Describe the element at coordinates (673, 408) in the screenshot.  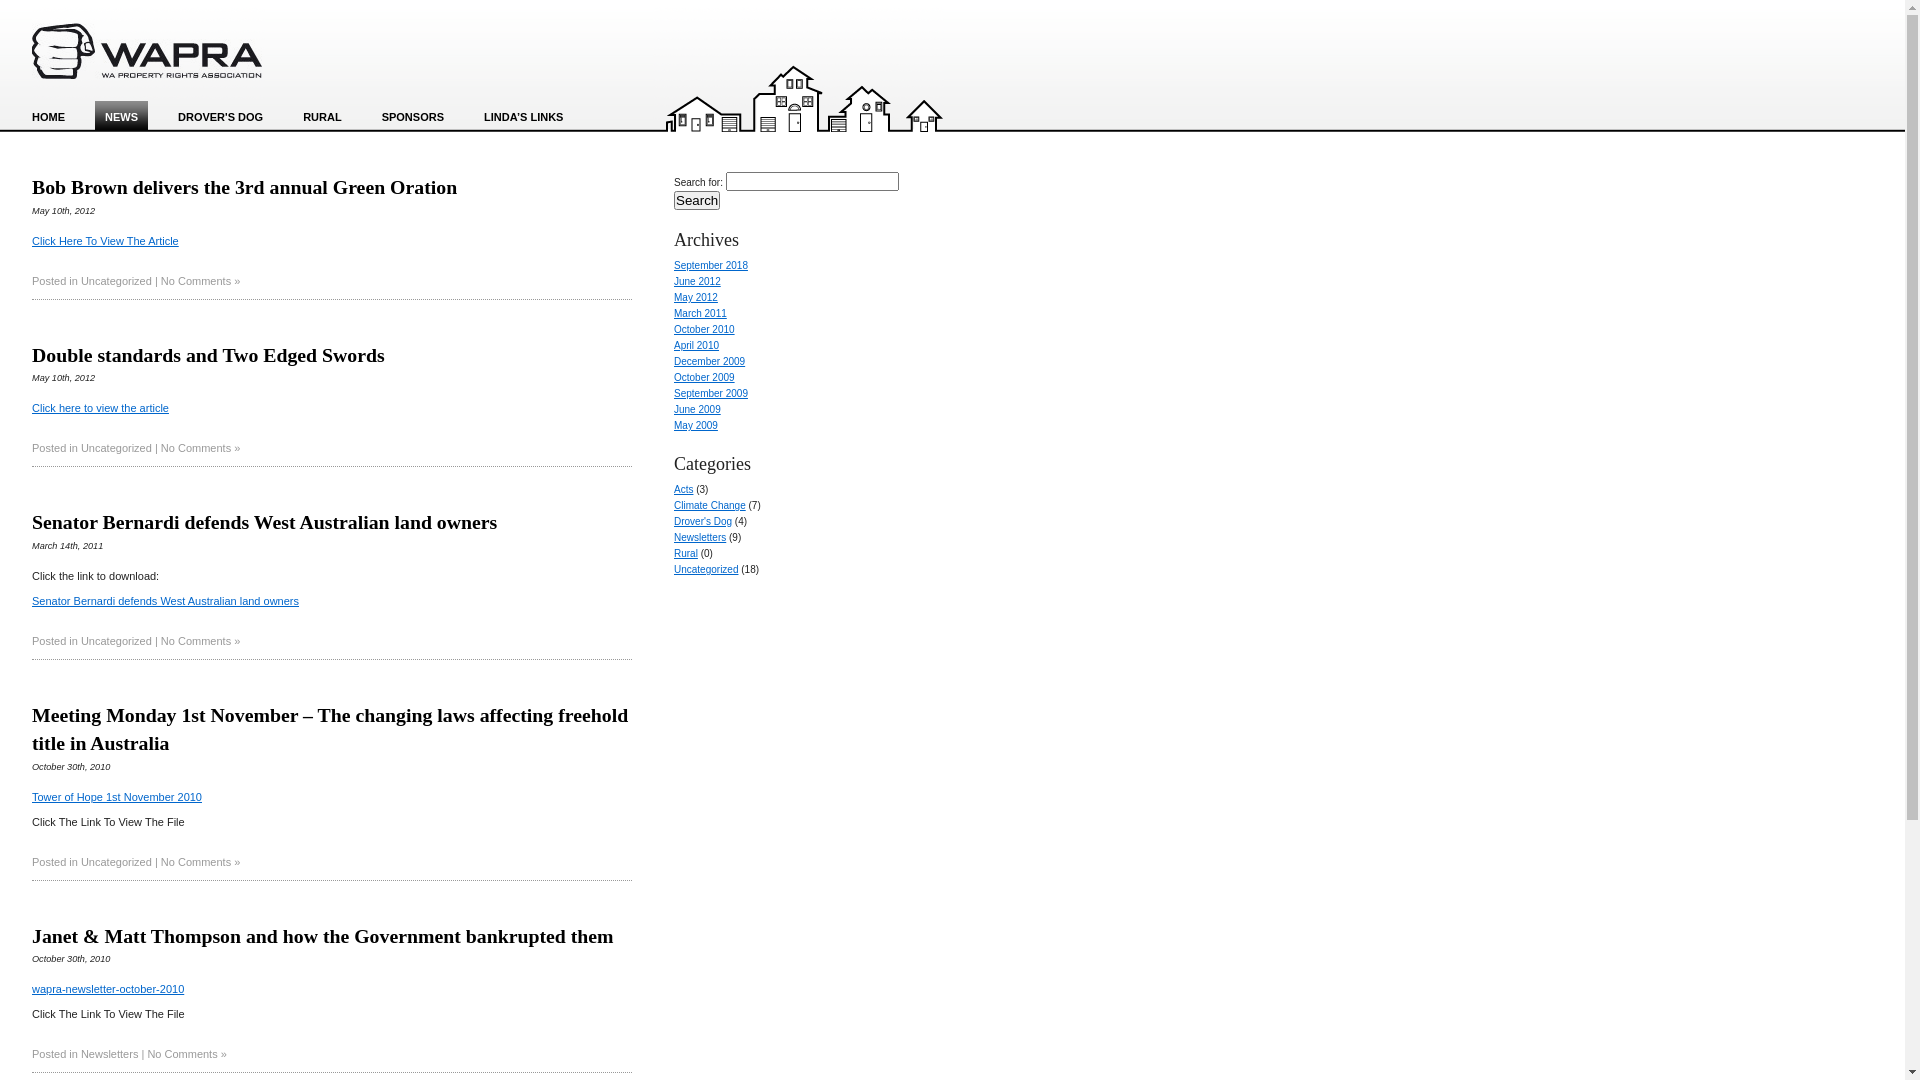
I see `'June 2009'` at that location.